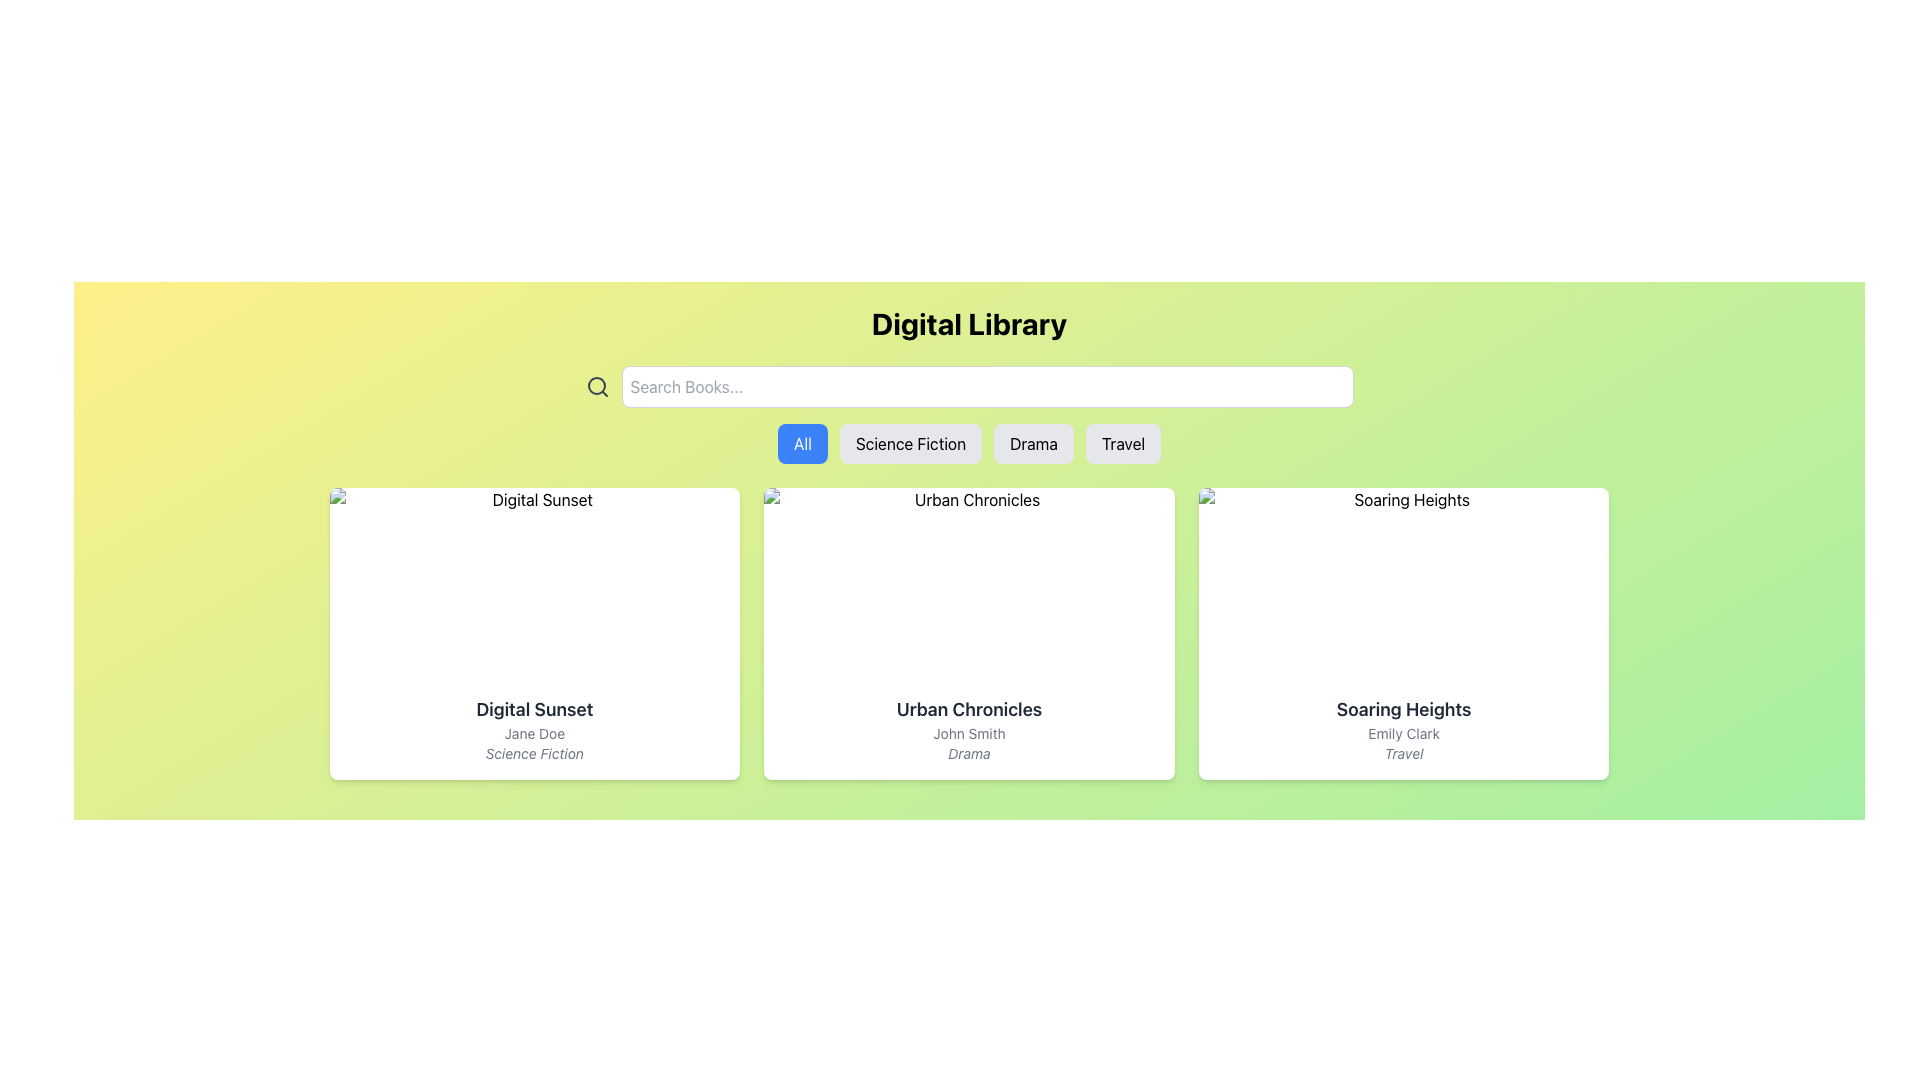 Image resolution: width=1920 pixels, height=1080 pixels. I want to click on the bold, darkly styled text displaying the title 'Digital Sunset' which is centrally aligned within the first card of the grid layout, so click(534, 708).